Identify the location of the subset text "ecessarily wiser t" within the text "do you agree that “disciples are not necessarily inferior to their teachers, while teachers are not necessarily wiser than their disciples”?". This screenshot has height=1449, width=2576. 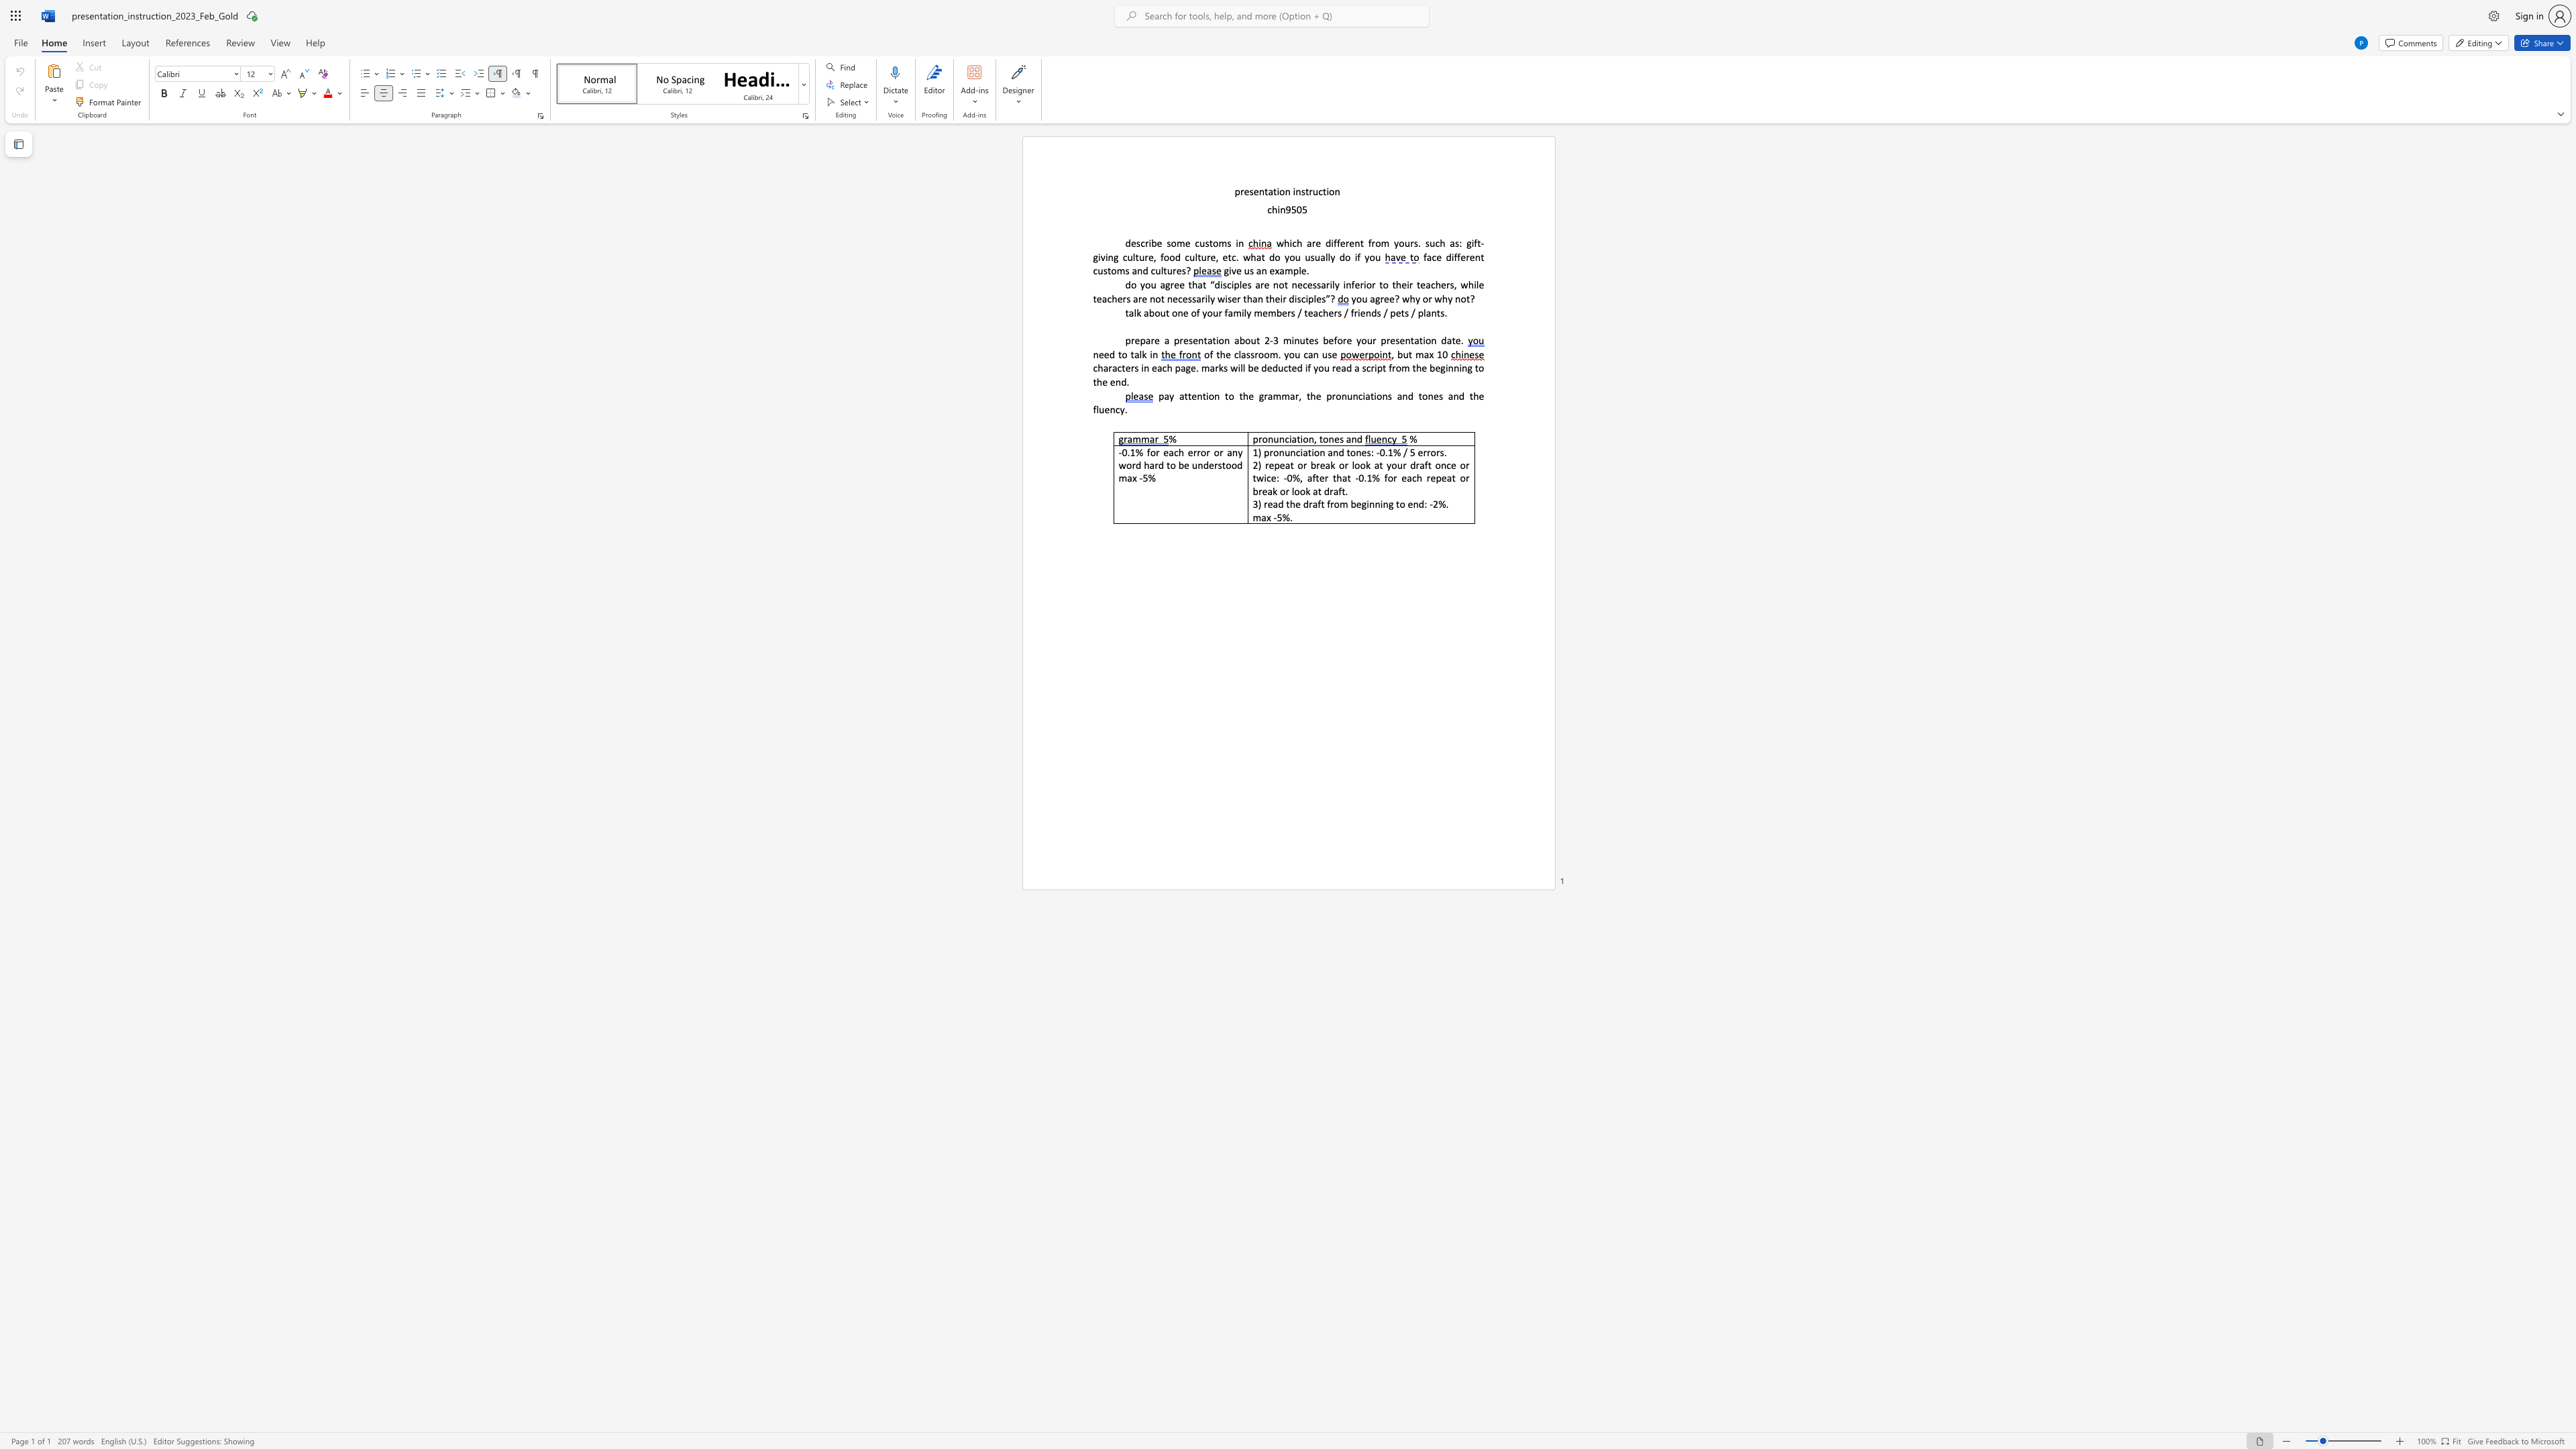
(1171, 299).